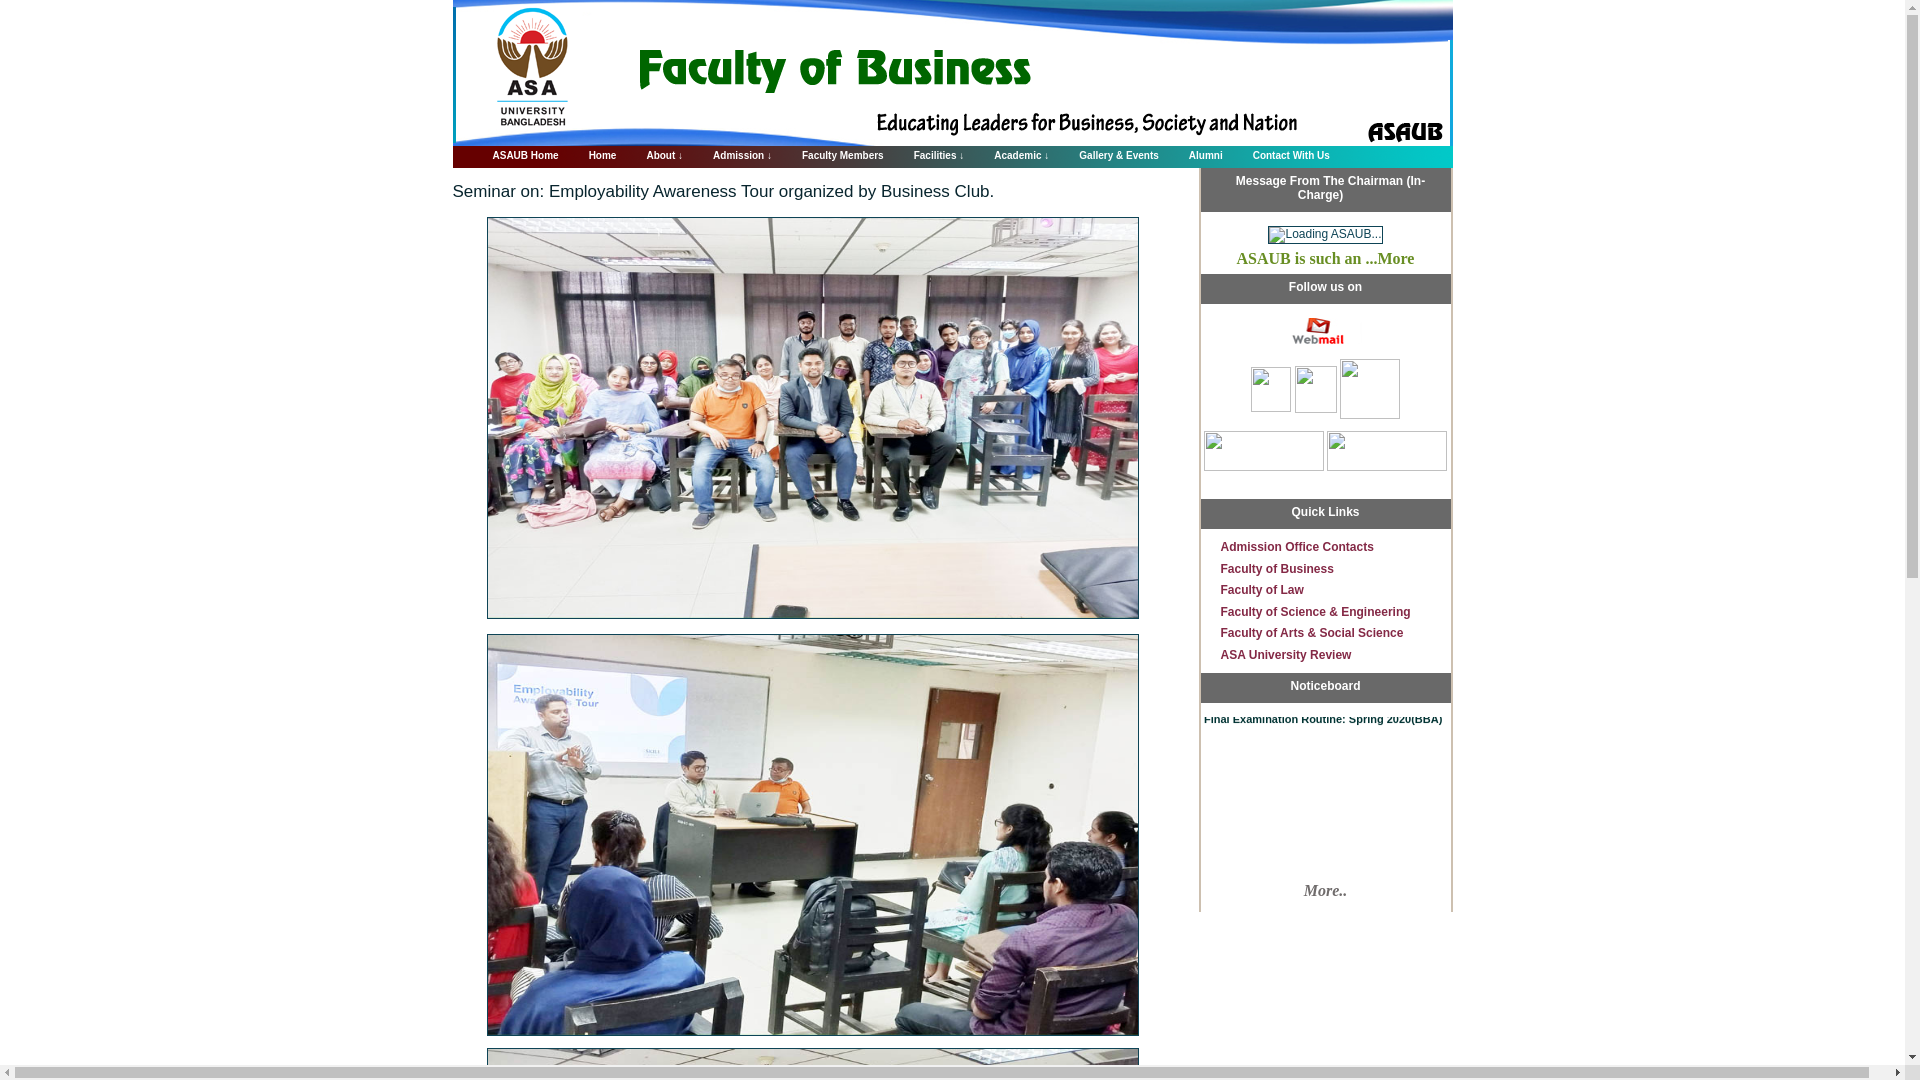  What do you see at coordinates (1281, 152) in the screenshot?
I see `'Contact With Us'` at bounding box center [1281, 152].